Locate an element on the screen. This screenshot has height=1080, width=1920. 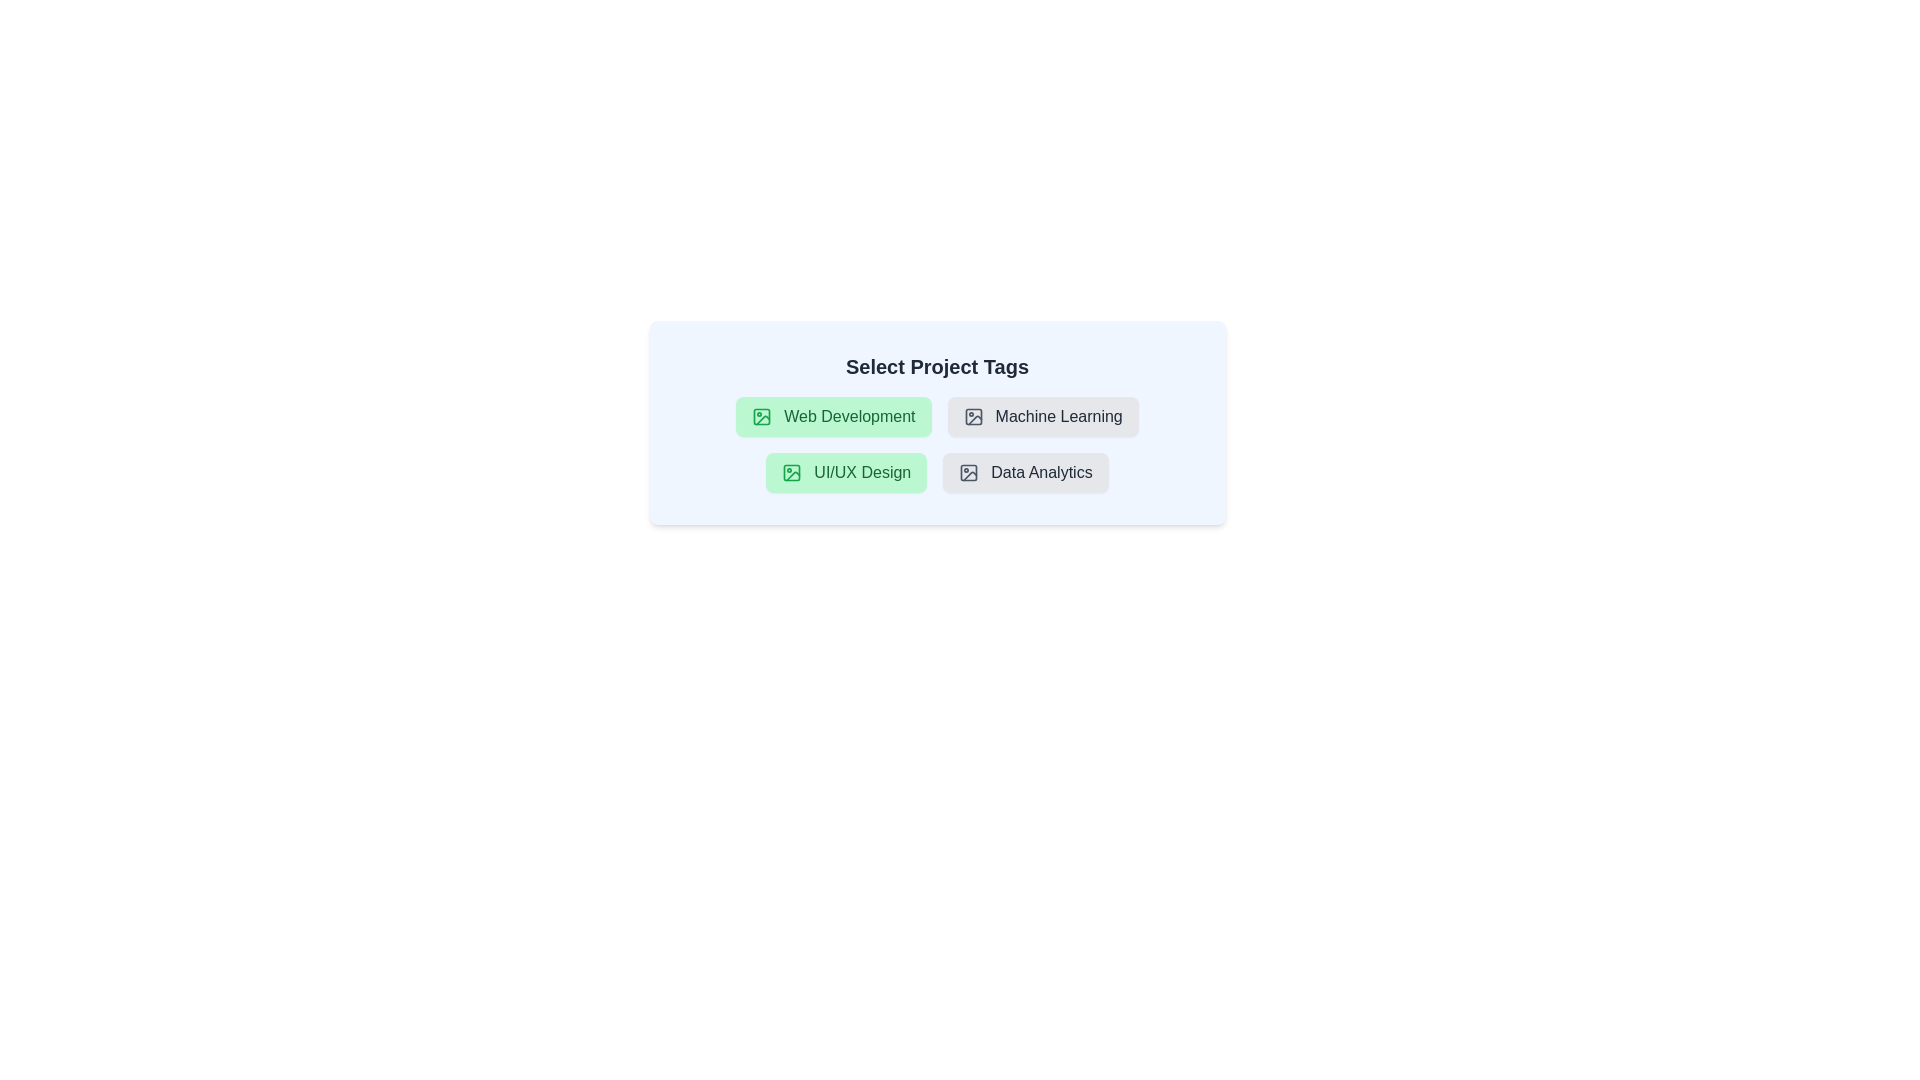
the tag labeled 'Data Analytics' to observe the hover effect is located at coordinates (1026, 473).